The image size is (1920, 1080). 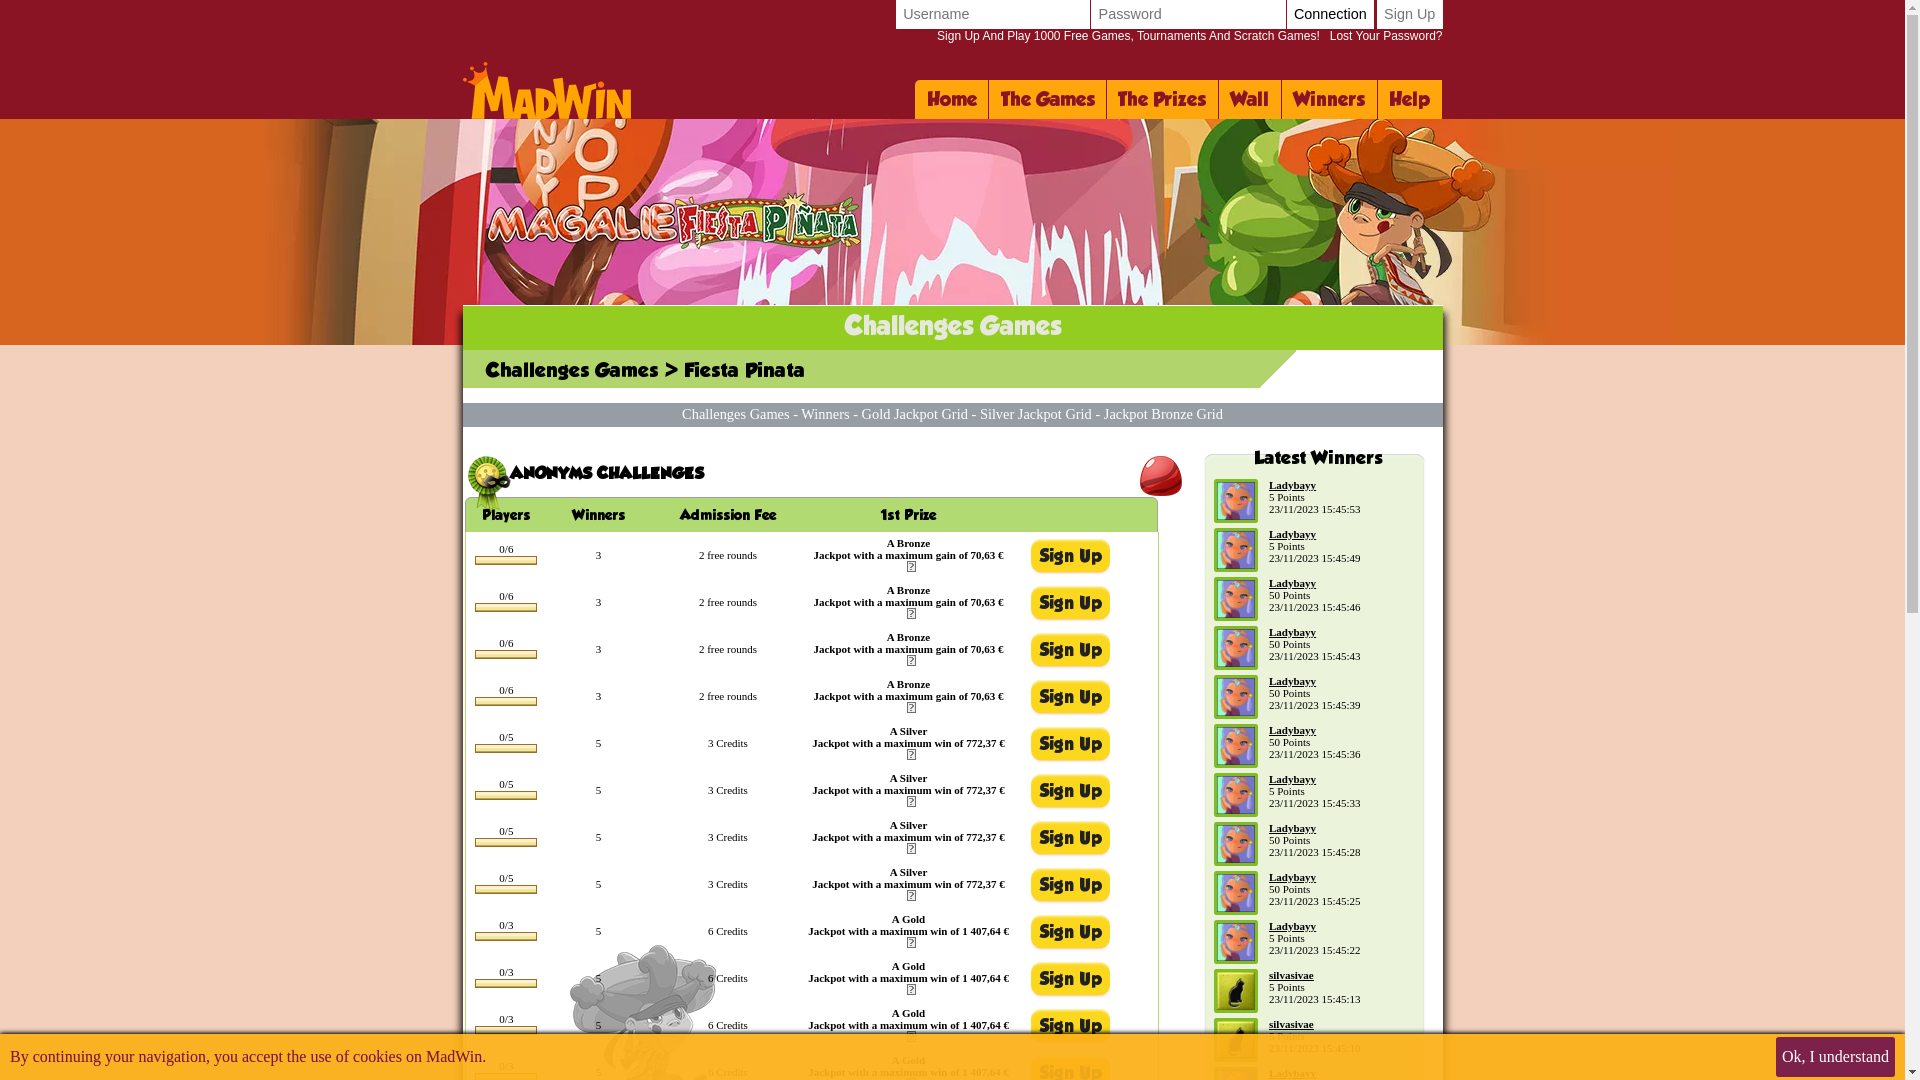 I want to click on 'Ladybayy', so click(x=1292, y=485).